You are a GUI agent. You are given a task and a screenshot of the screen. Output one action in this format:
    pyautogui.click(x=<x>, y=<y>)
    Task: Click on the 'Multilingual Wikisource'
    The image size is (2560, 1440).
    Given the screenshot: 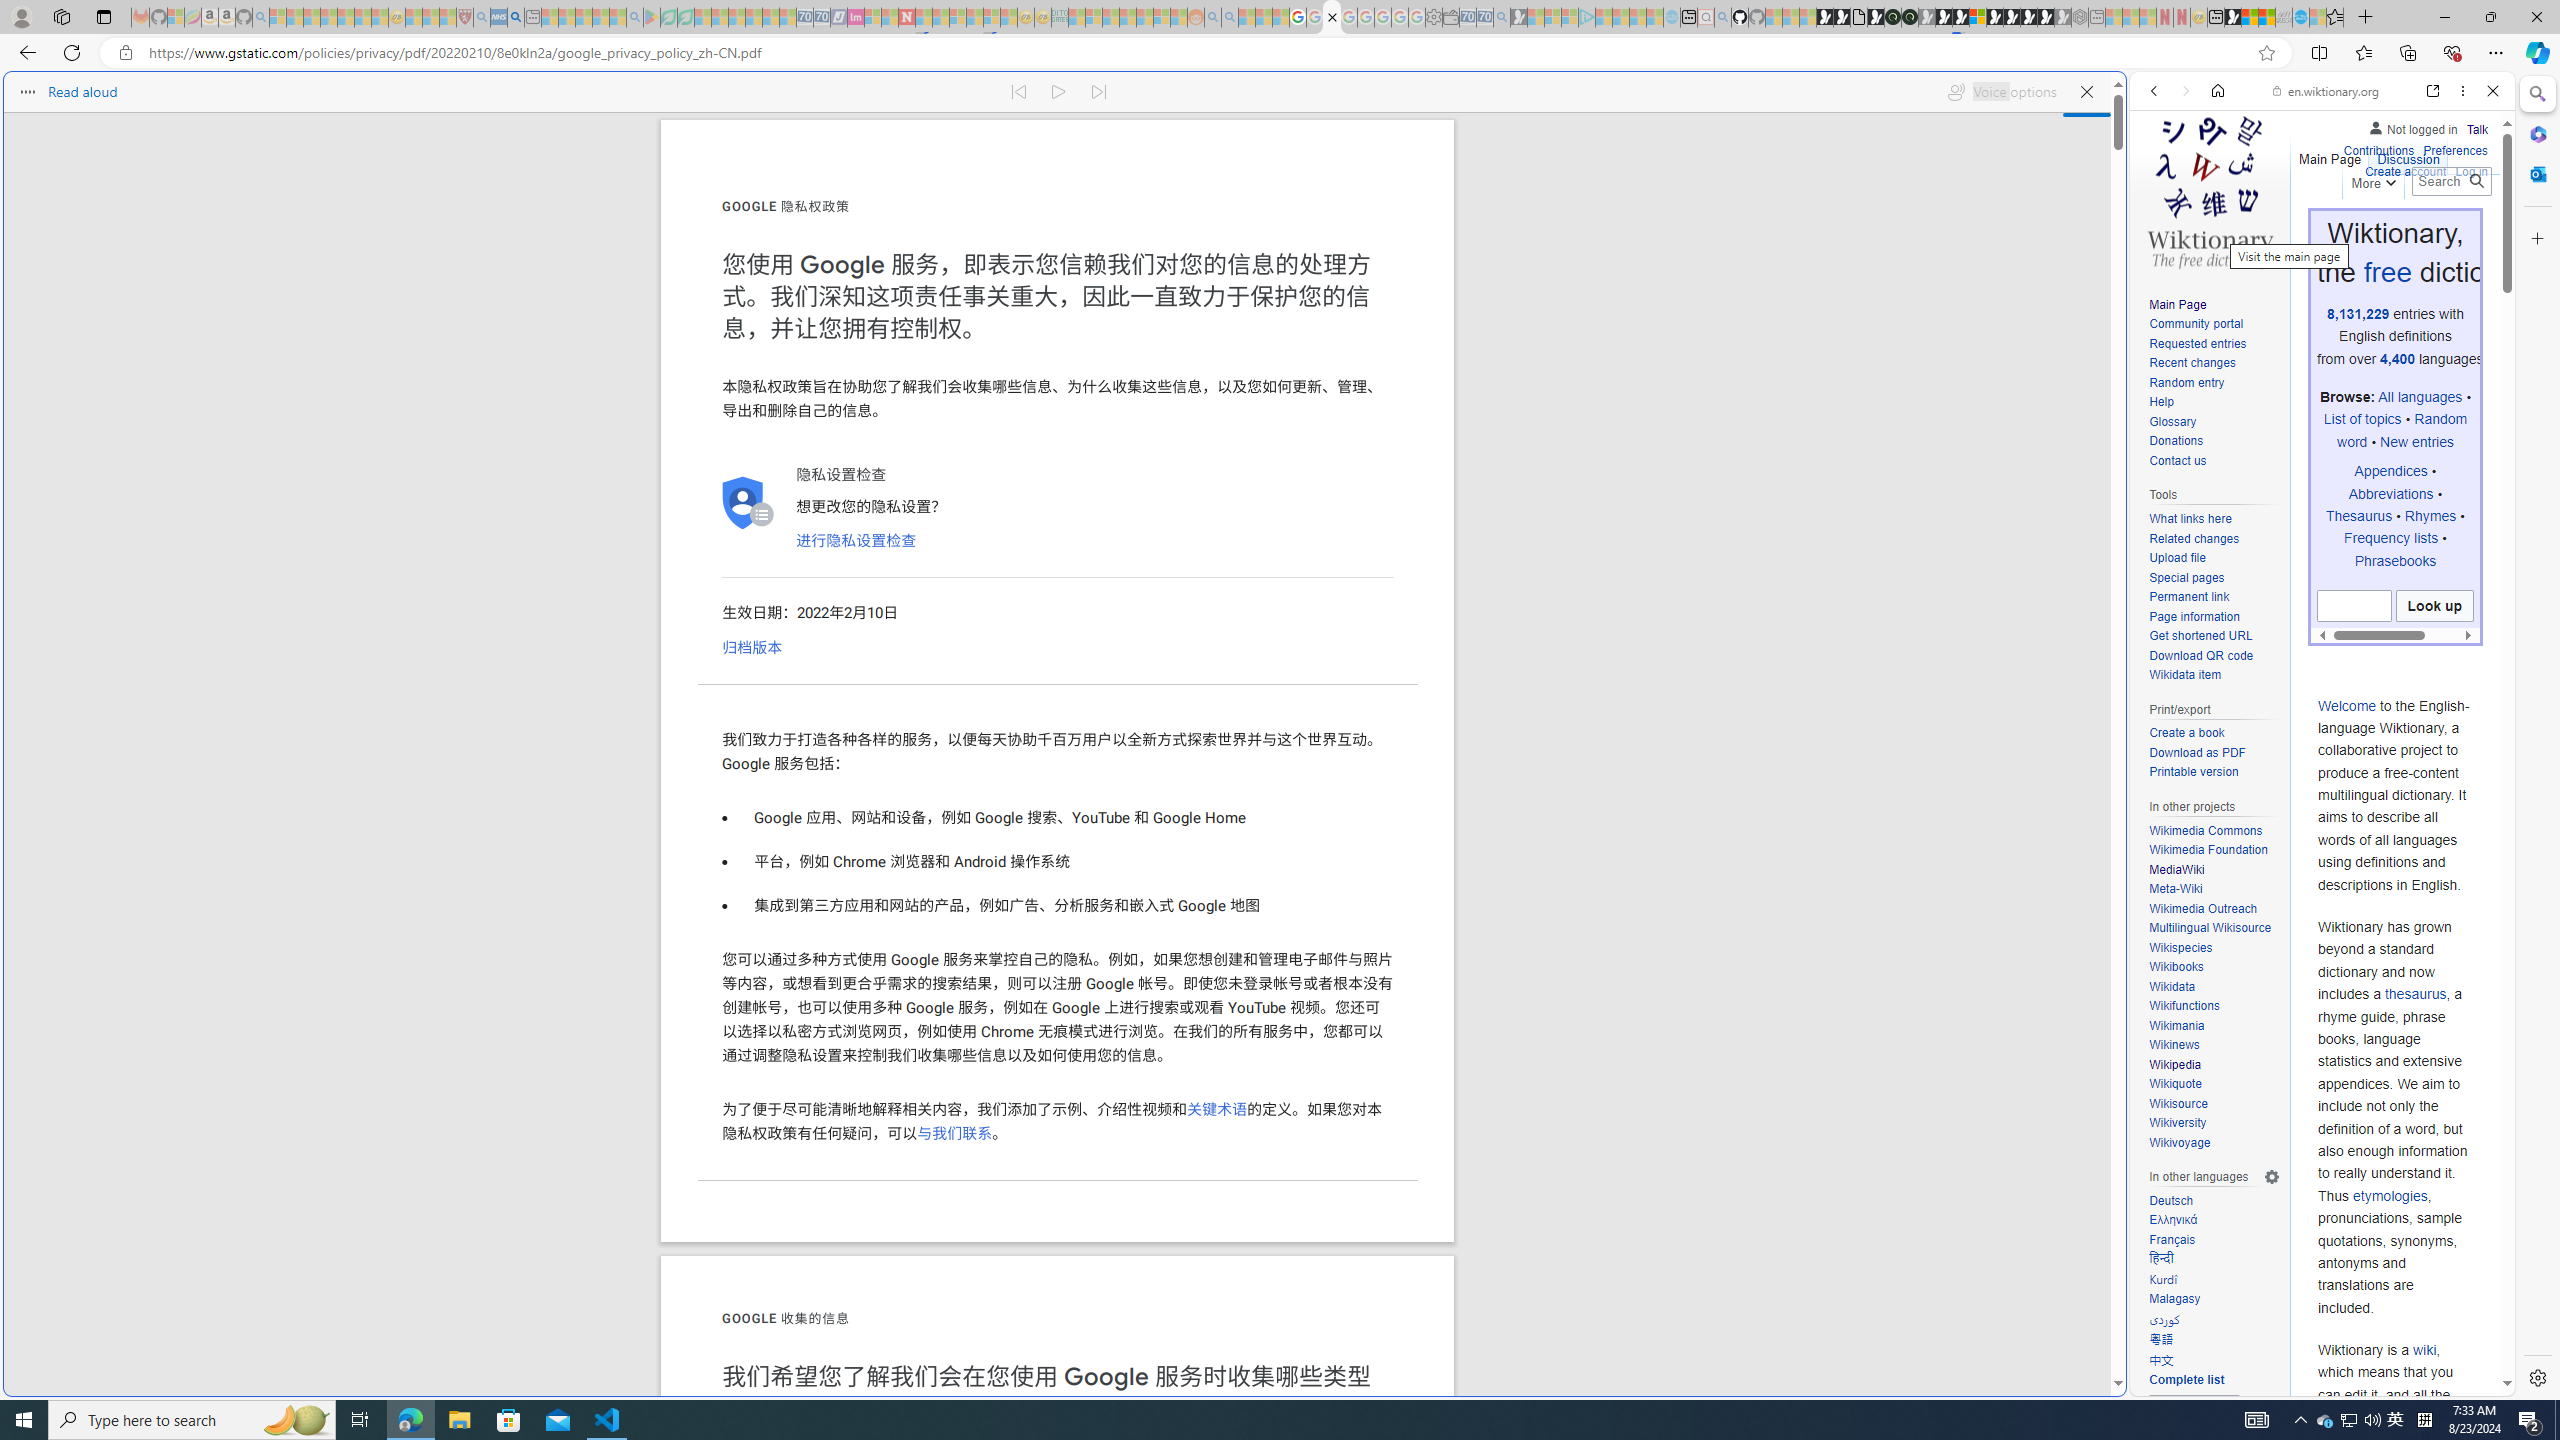 What is the action you would take?
    pyautogui.click(x=2213, y=927)
    